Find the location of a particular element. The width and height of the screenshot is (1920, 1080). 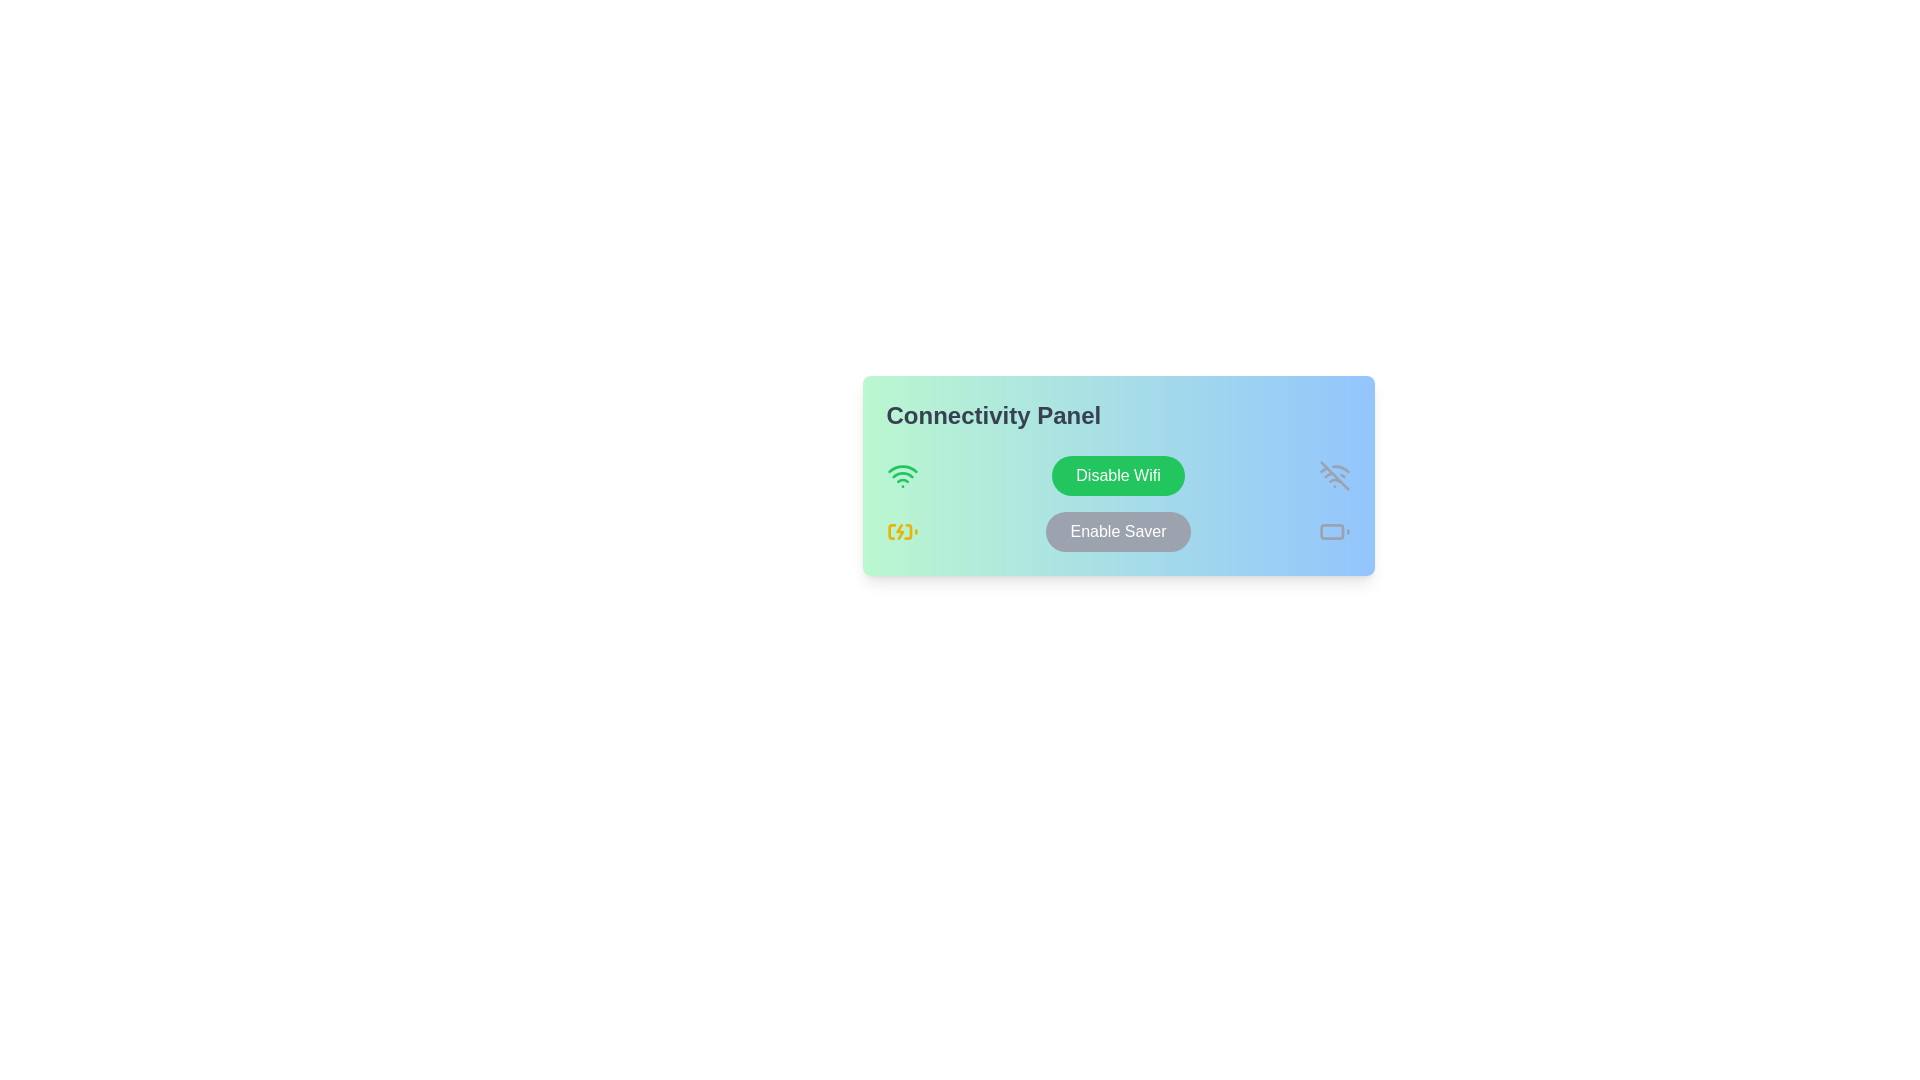

the Wi-Fi disabled icon located in the Connectivity Panel, which is positioned directly to the left of the smaller gray battery icon is located at coordinates (1334, 475).